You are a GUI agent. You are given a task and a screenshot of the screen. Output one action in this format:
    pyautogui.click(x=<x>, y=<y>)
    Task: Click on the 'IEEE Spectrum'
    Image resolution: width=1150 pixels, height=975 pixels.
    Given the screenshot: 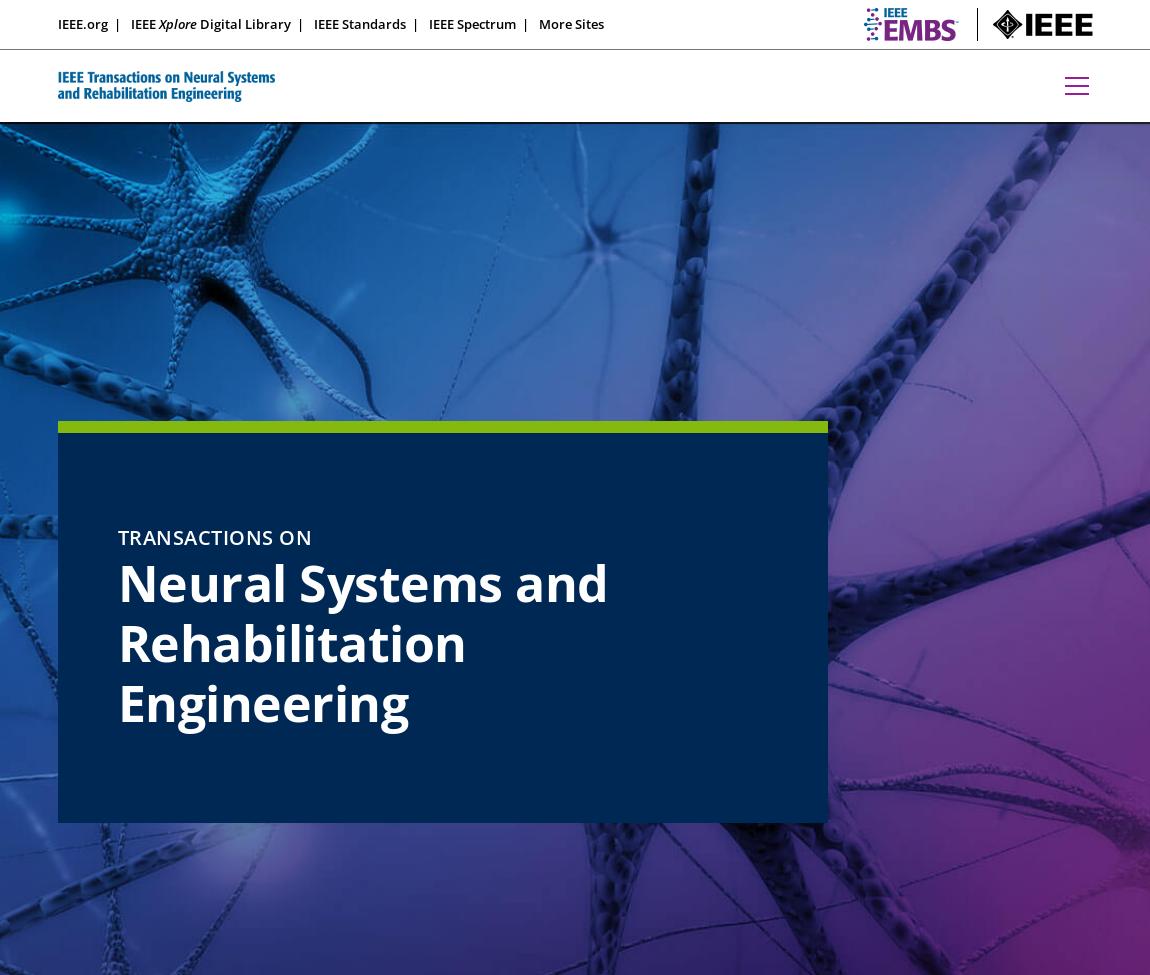 What is the action you would take?
    pyautogui.click(x=471, y=23)
    